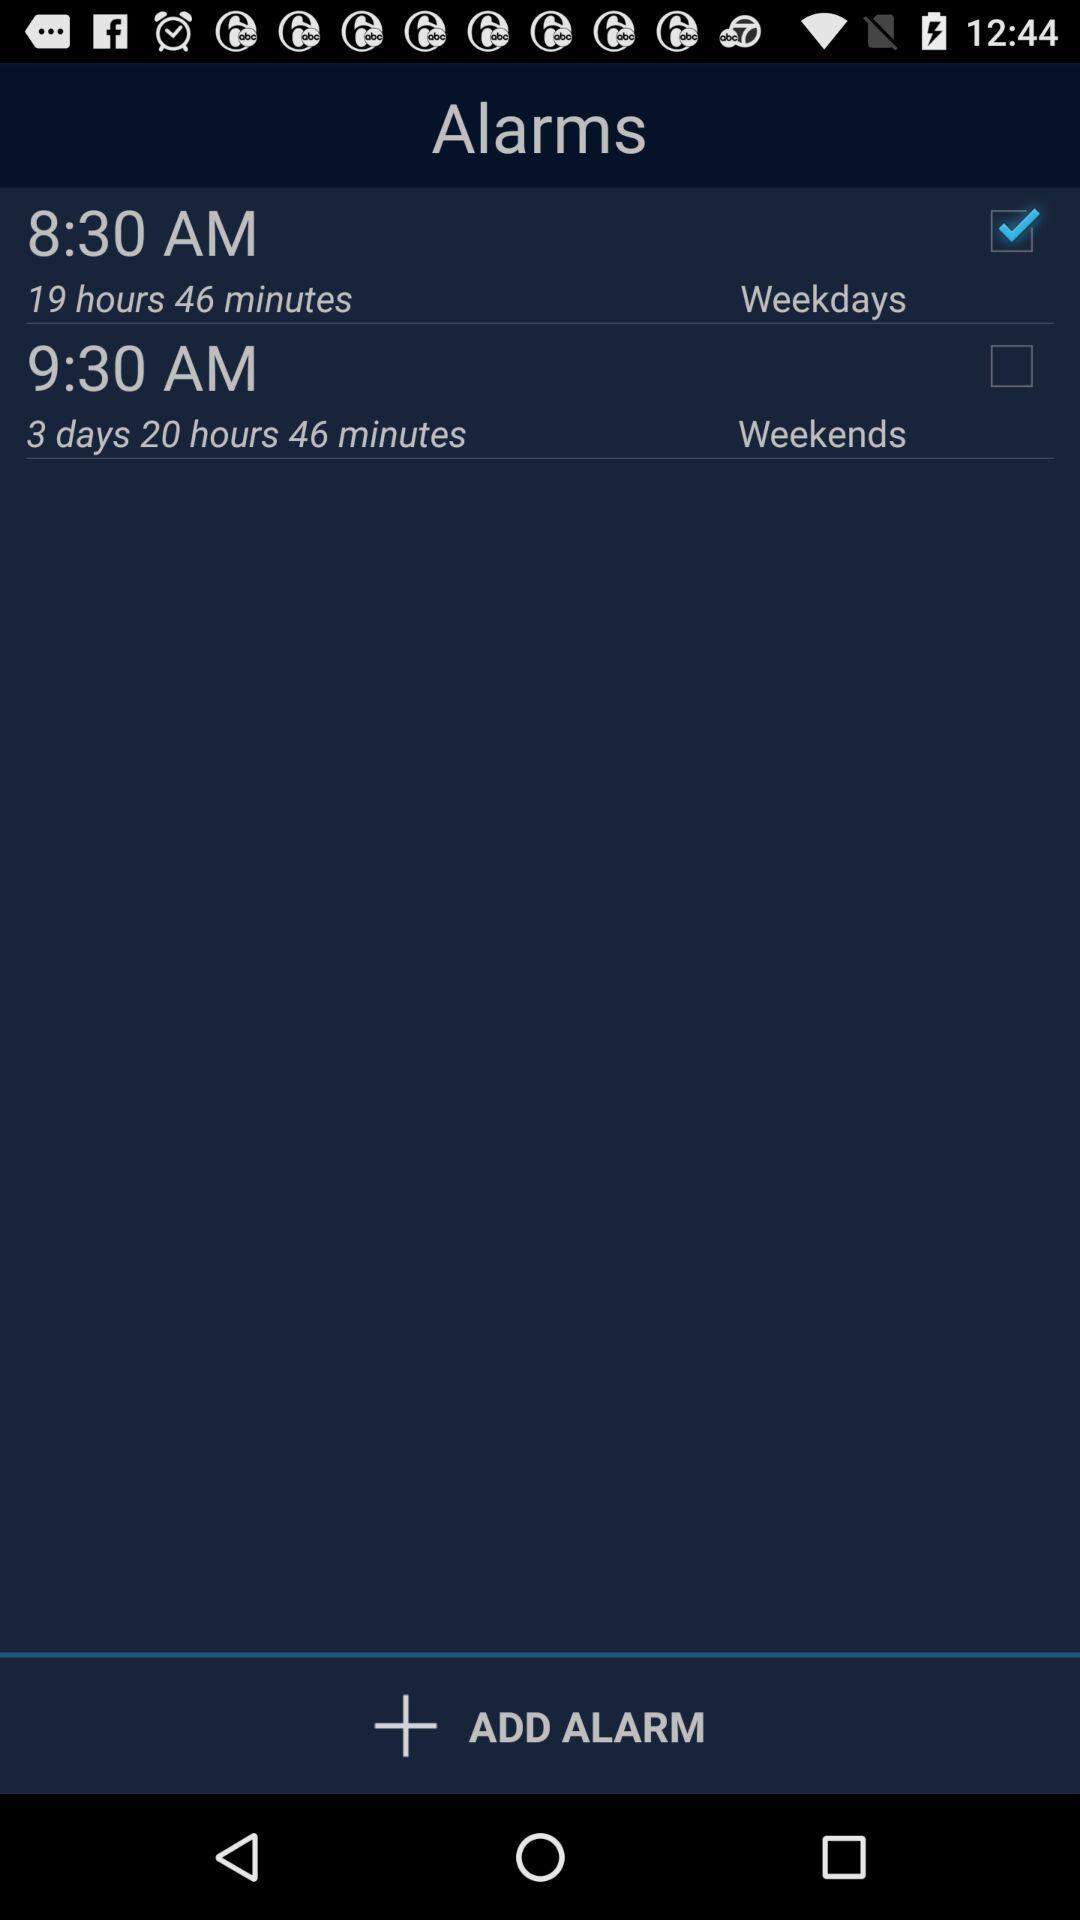 The height and width of the screenshot is (1920, 1080). Describe the element at coordinates (822, 431) in the screenshot. I see `the weekends` at that location.